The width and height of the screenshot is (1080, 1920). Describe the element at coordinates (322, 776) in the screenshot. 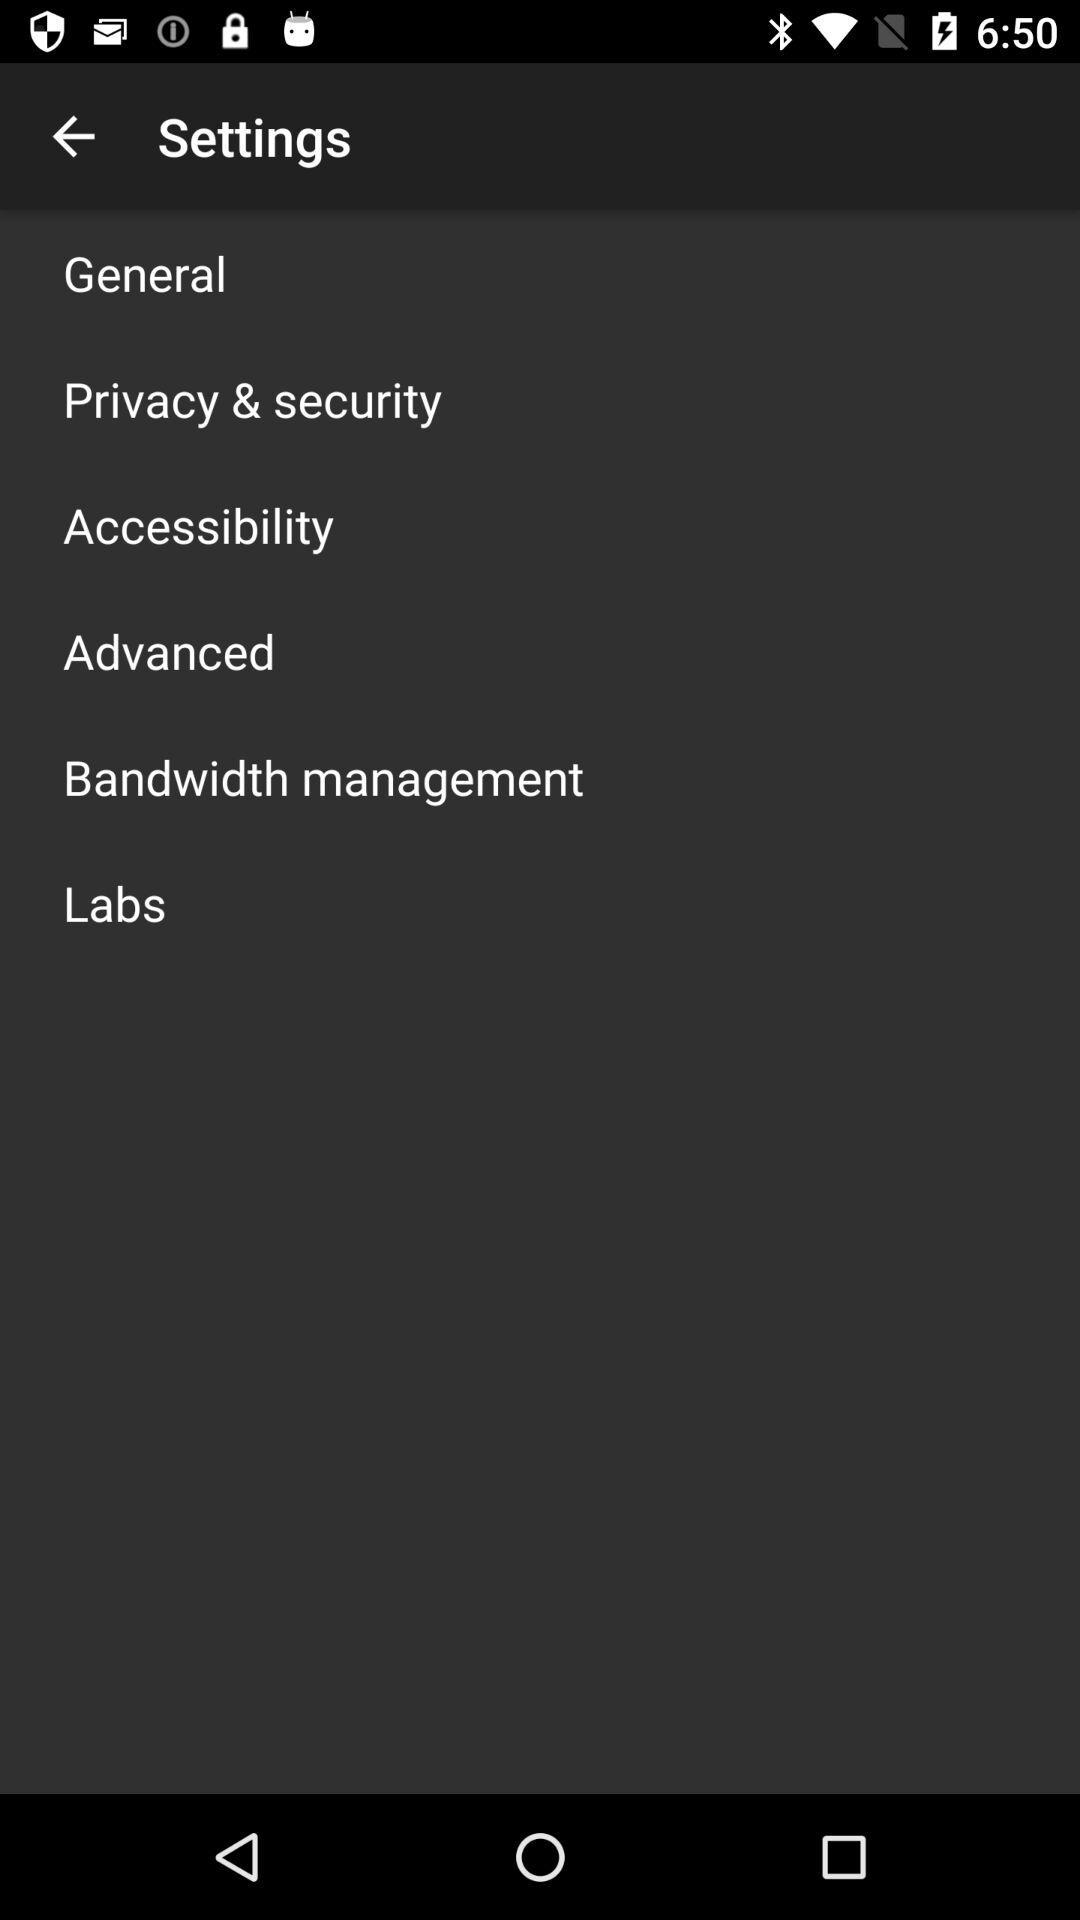

I see `the bandwidth management item` at that location.